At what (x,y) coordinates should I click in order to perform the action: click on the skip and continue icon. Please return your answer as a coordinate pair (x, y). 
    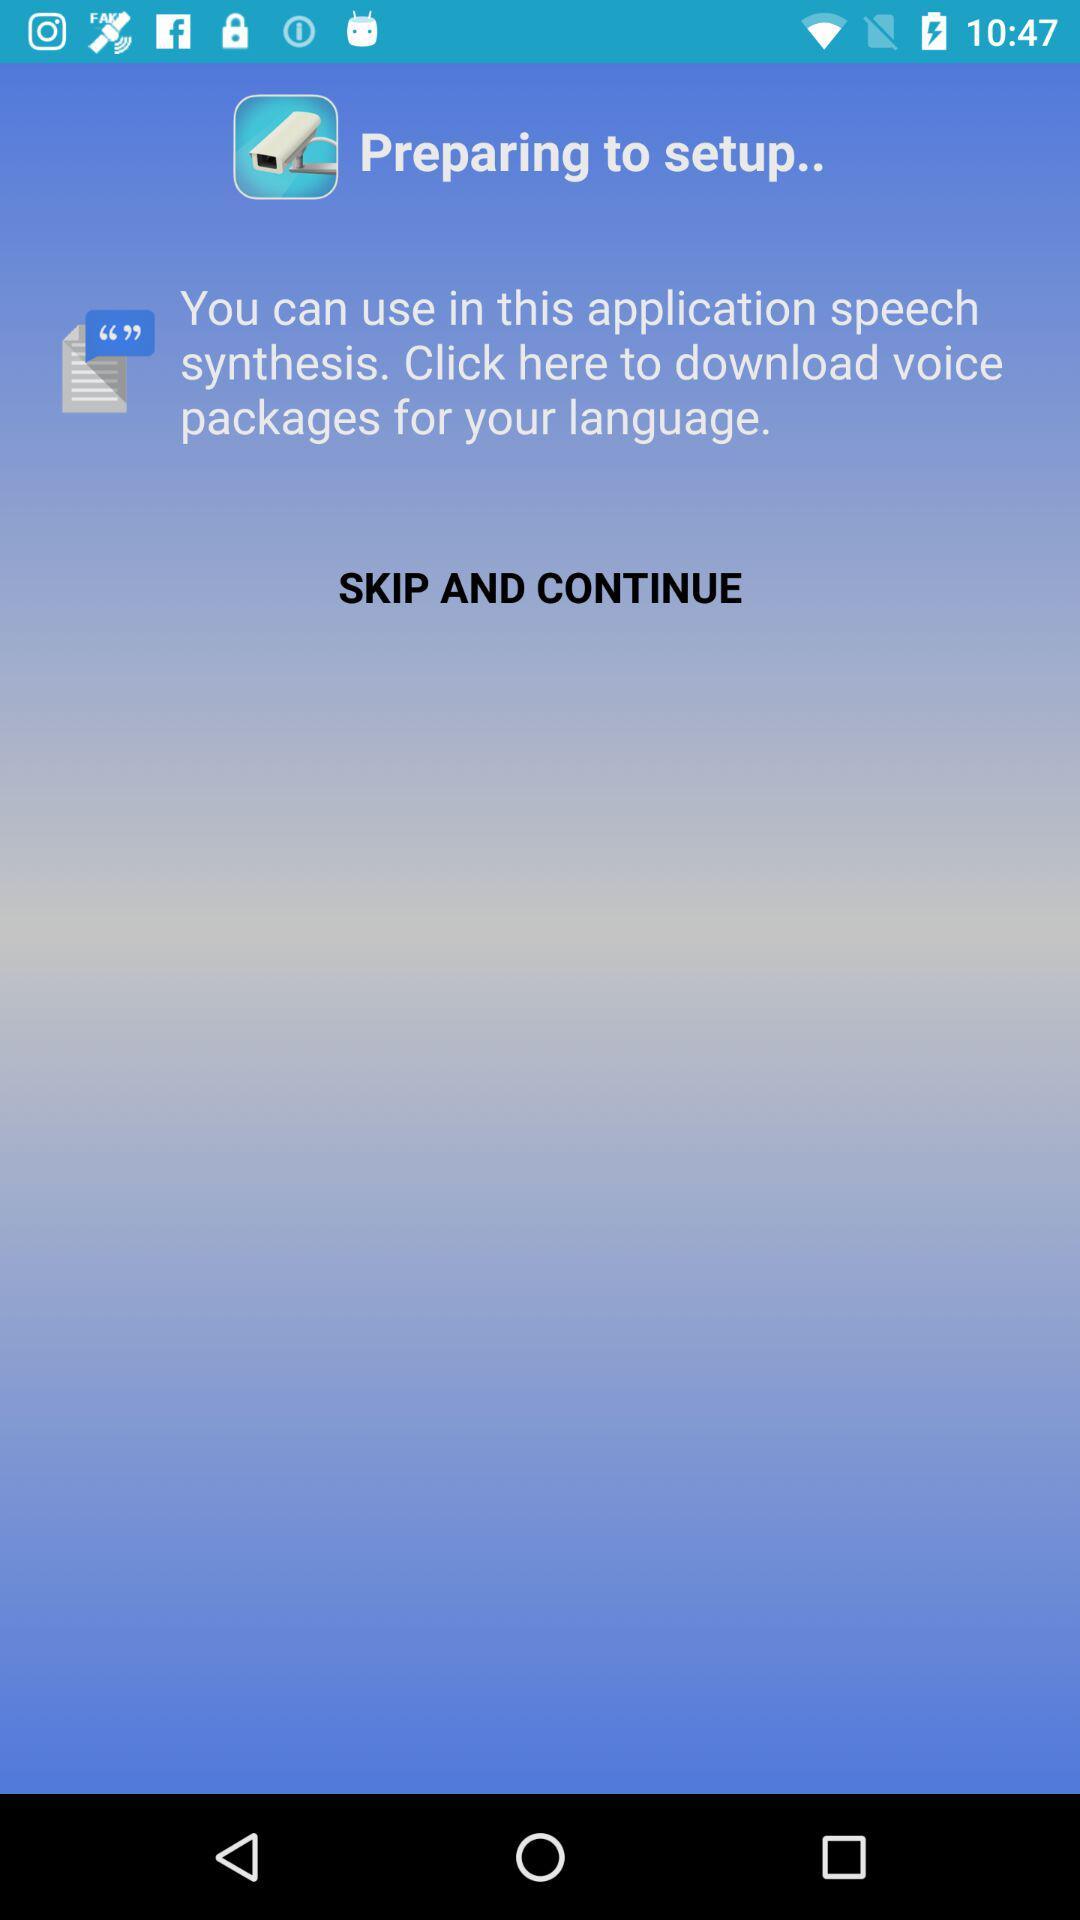
    Looking at the image, I should click on (540, 585).